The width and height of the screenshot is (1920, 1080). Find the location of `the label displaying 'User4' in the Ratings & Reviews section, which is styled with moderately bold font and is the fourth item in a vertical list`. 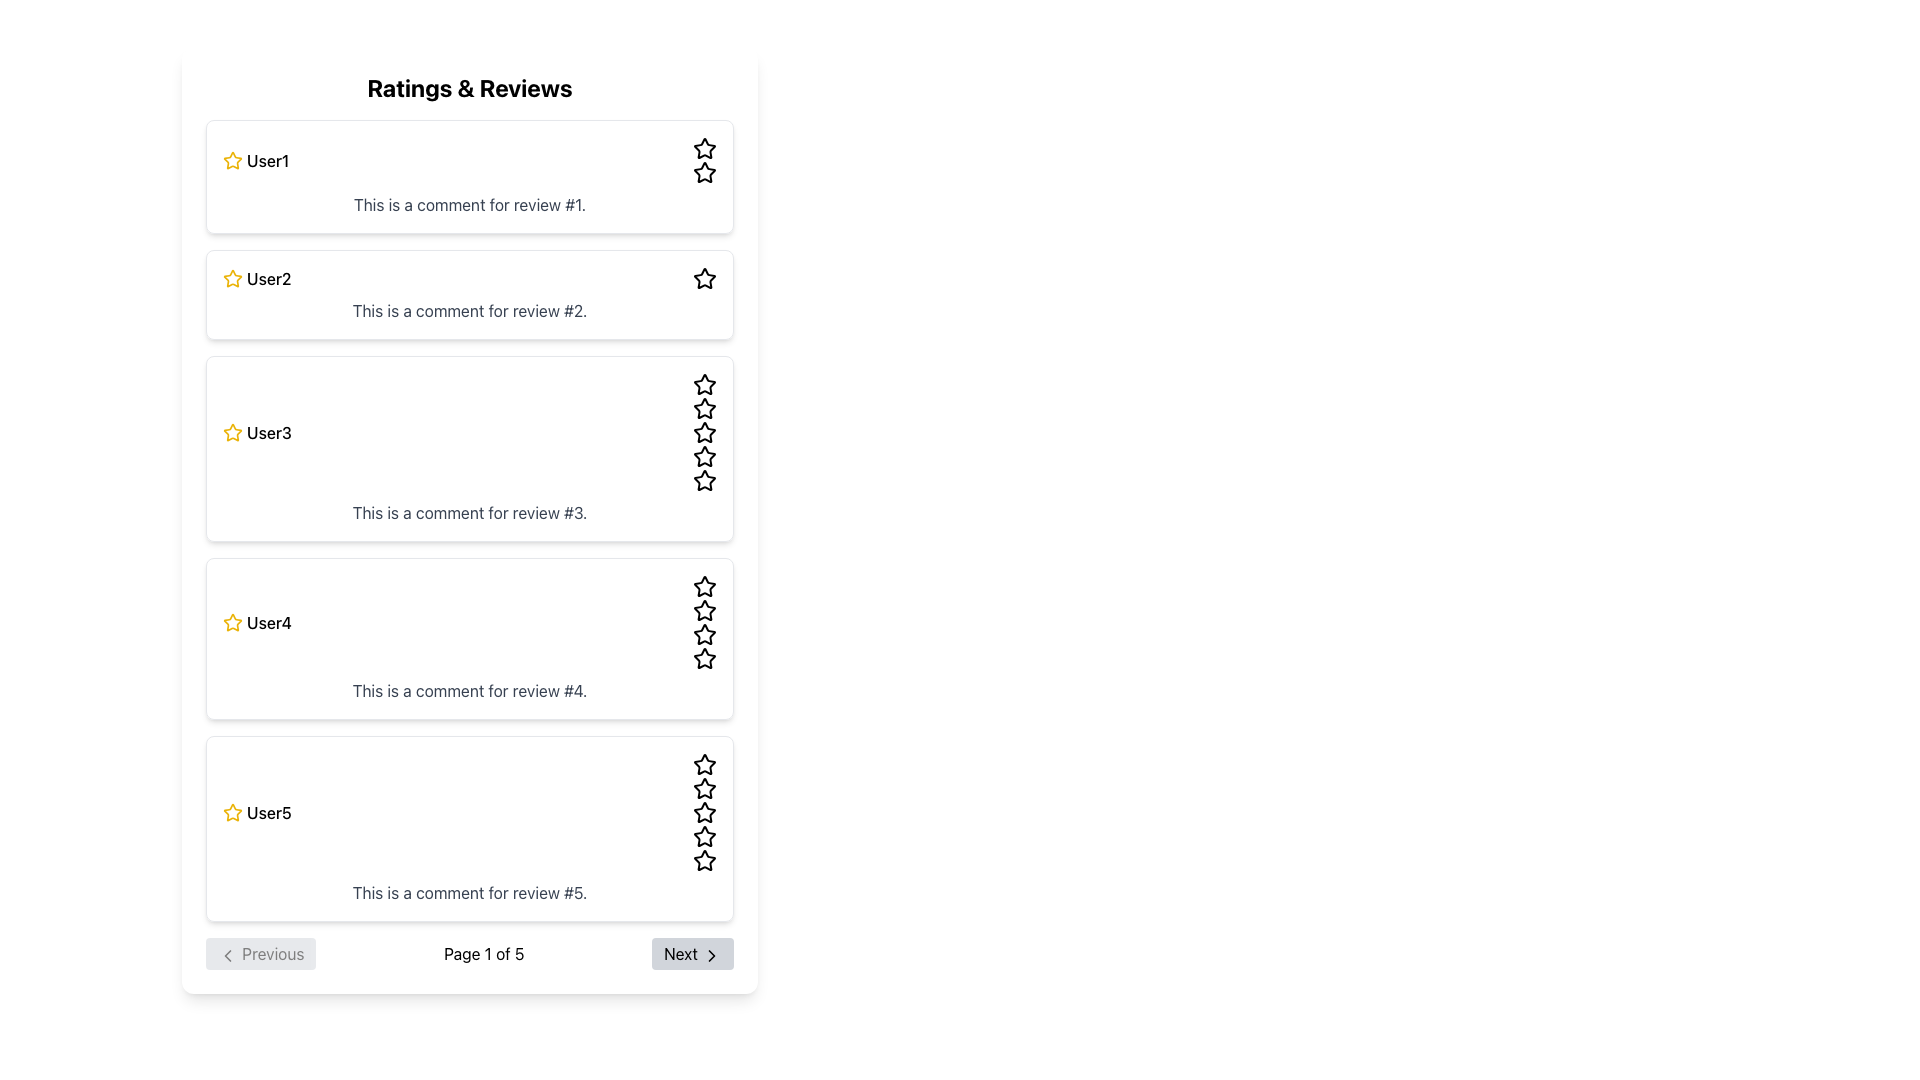

the label displaying 'User4' in the Ratings & Reviews section, which is styled with moderately bold font and is the fourth item in a vertical list is located at coordinates (268, 622).